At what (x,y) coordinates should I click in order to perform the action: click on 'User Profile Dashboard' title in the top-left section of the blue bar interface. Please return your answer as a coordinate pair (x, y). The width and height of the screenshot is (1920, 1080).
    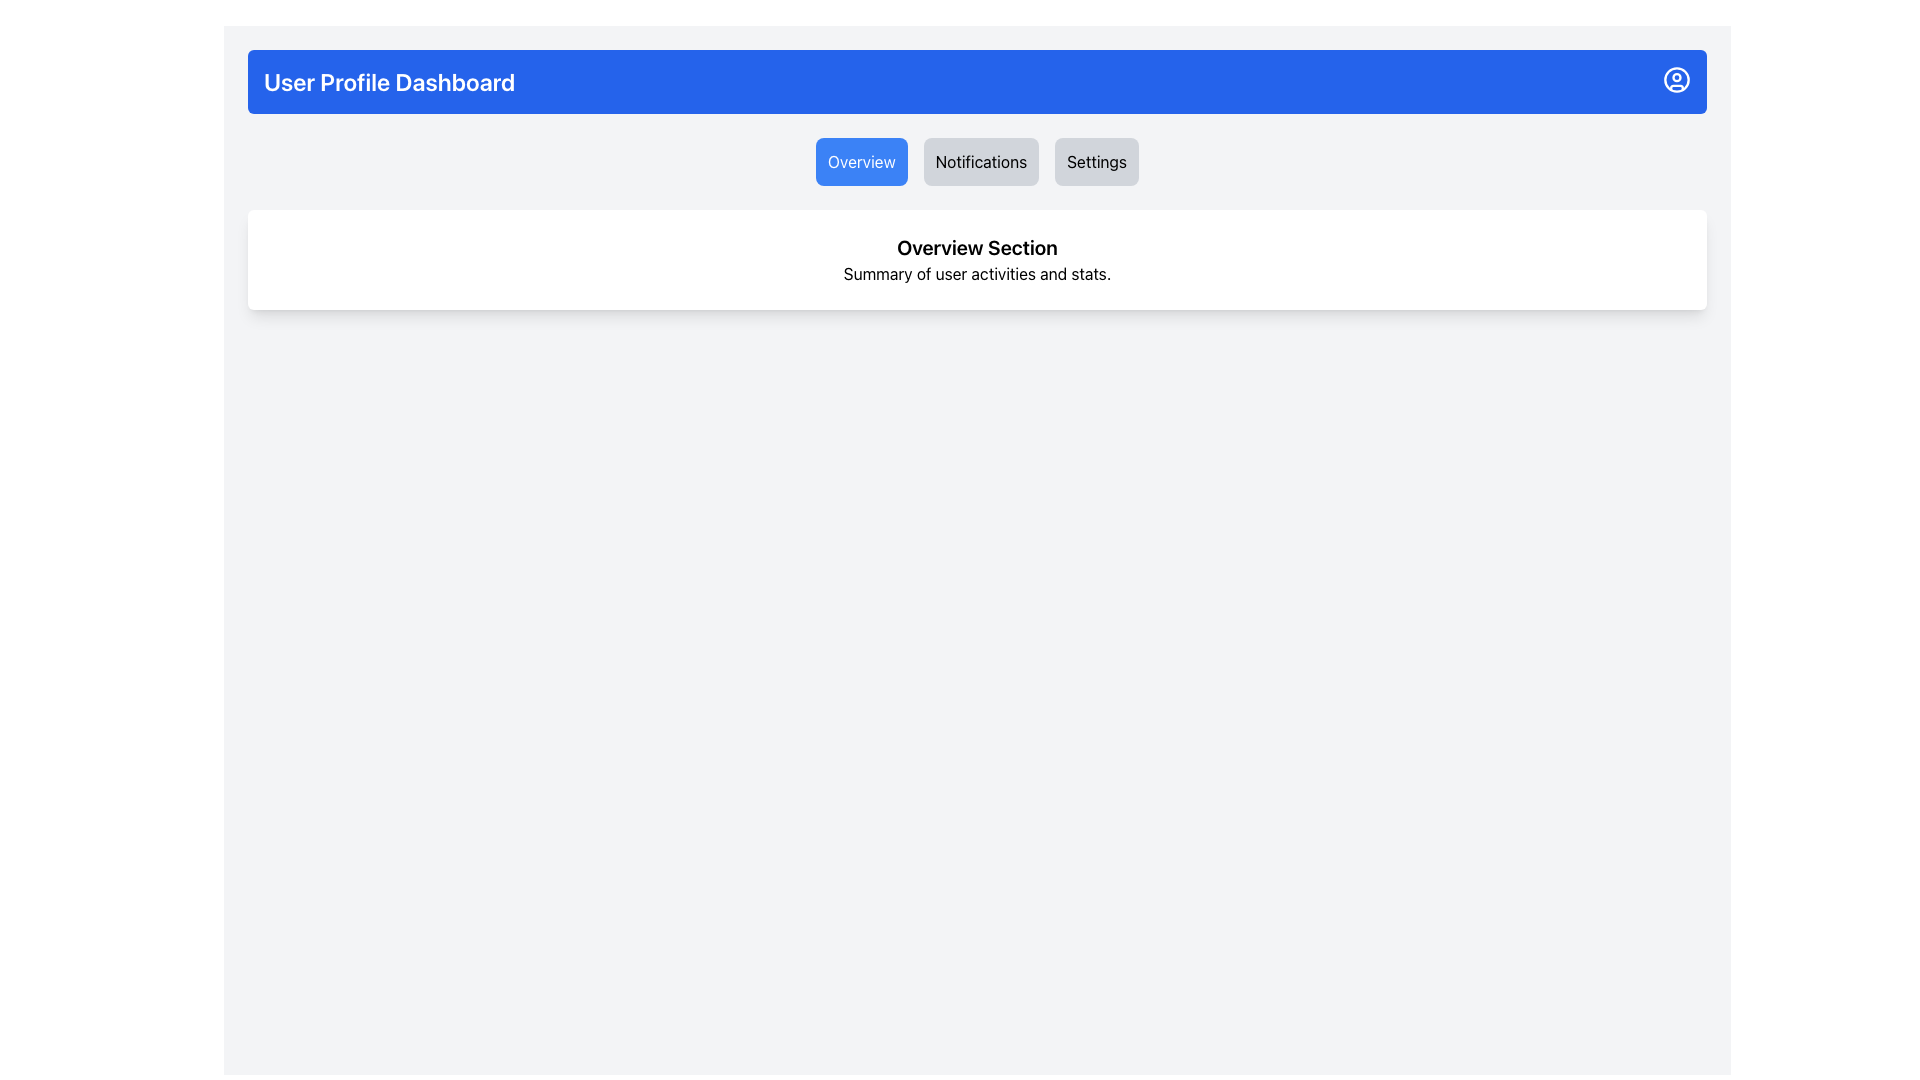
    Looking at the image, I should click on (389, 80).